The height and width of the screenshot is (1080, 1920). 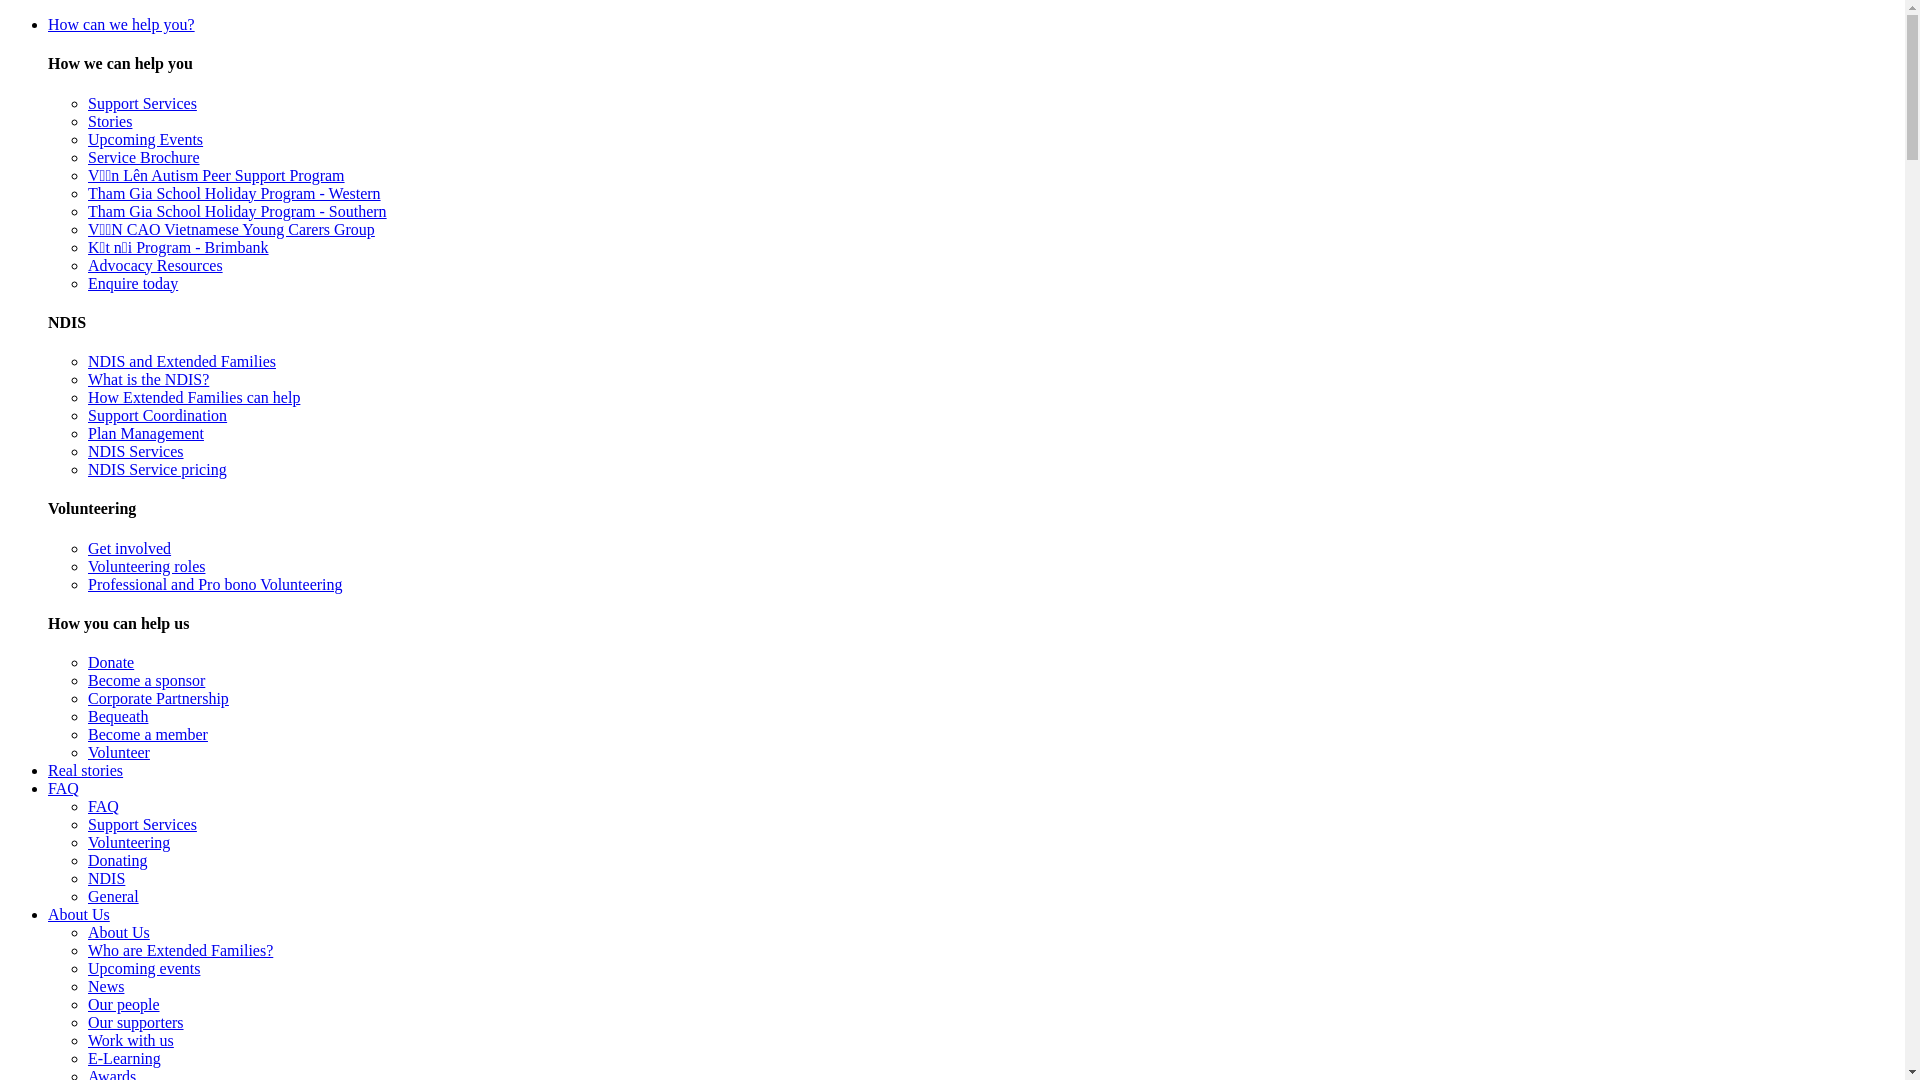 What do you see at coordinates (234, 193) in the screenshot?
I see `'Tham Gia School Holiday Program - Western'` at bounding box center [234, 193].